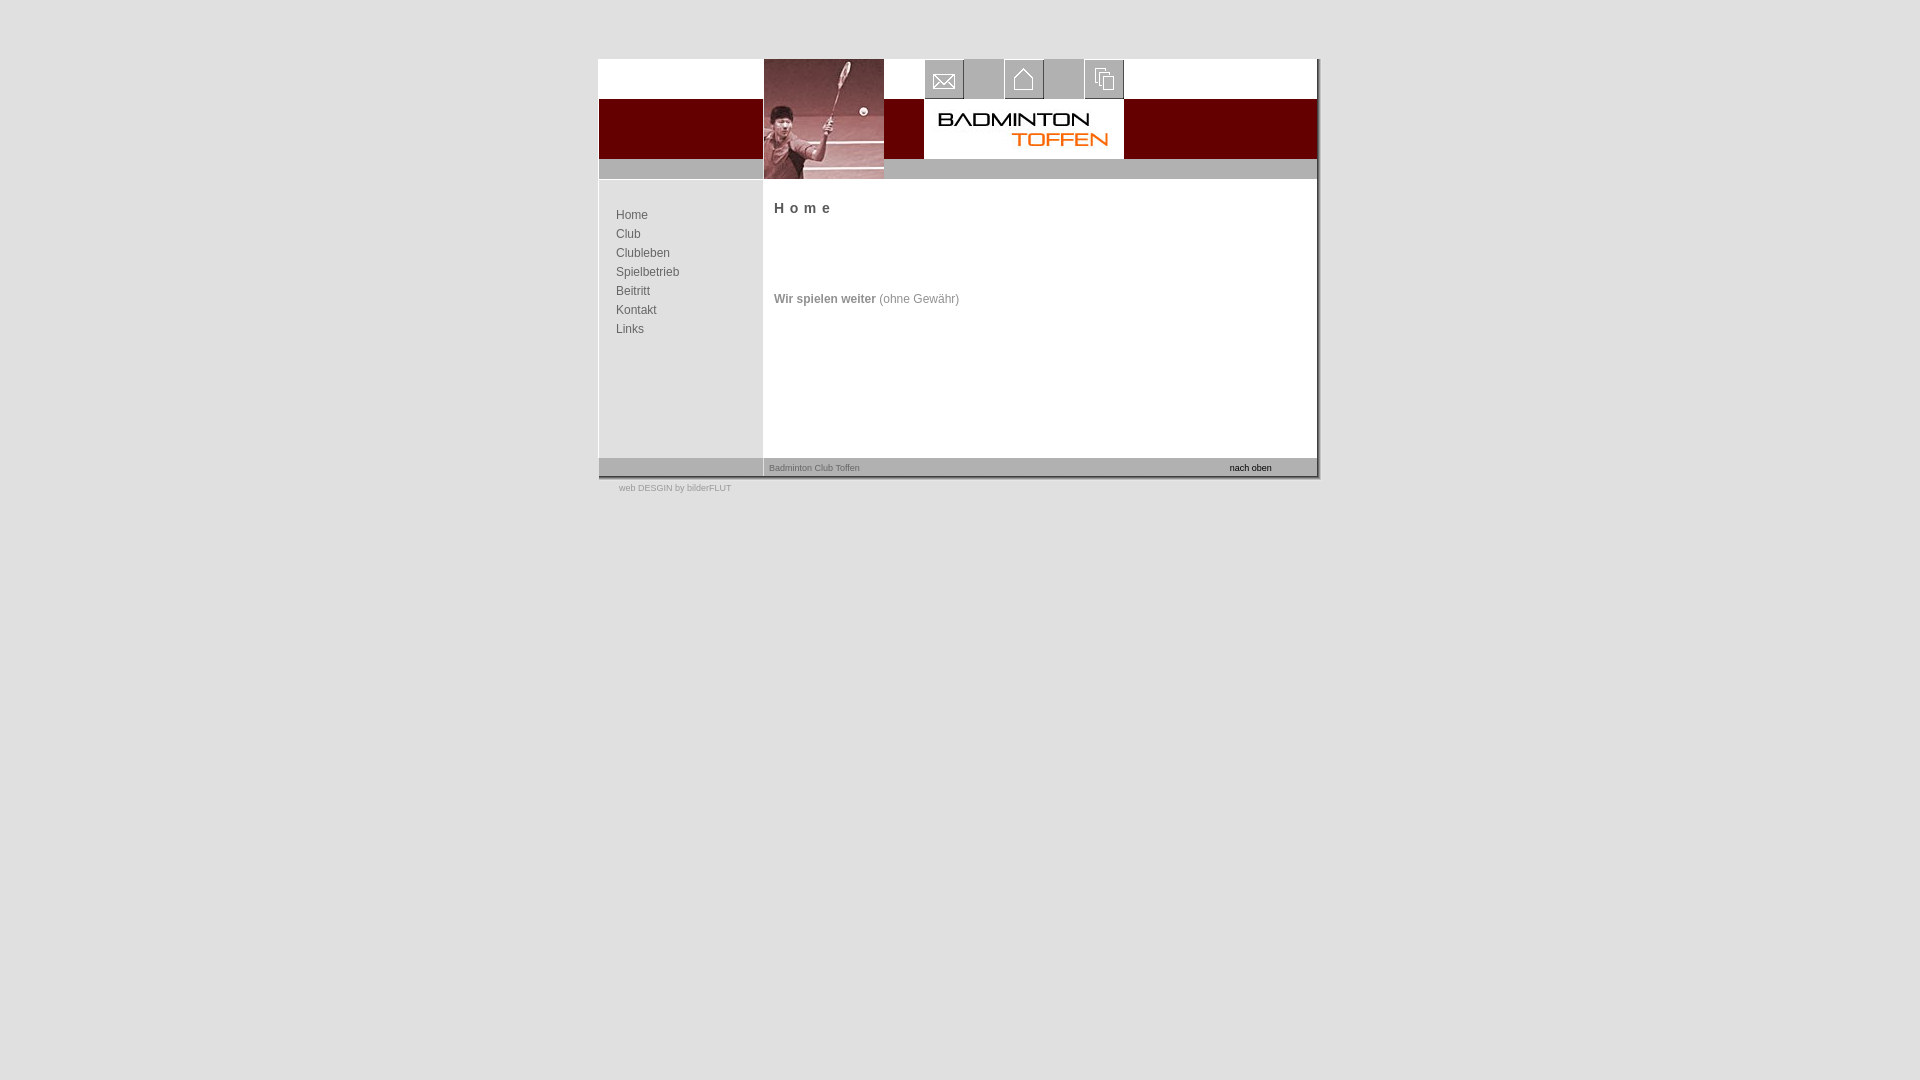 The height and width of the screenshot is (1080, 1920). Describe the element at coordinates (681, 290) in the screenshot. I see `'Beitritt'` at that location.